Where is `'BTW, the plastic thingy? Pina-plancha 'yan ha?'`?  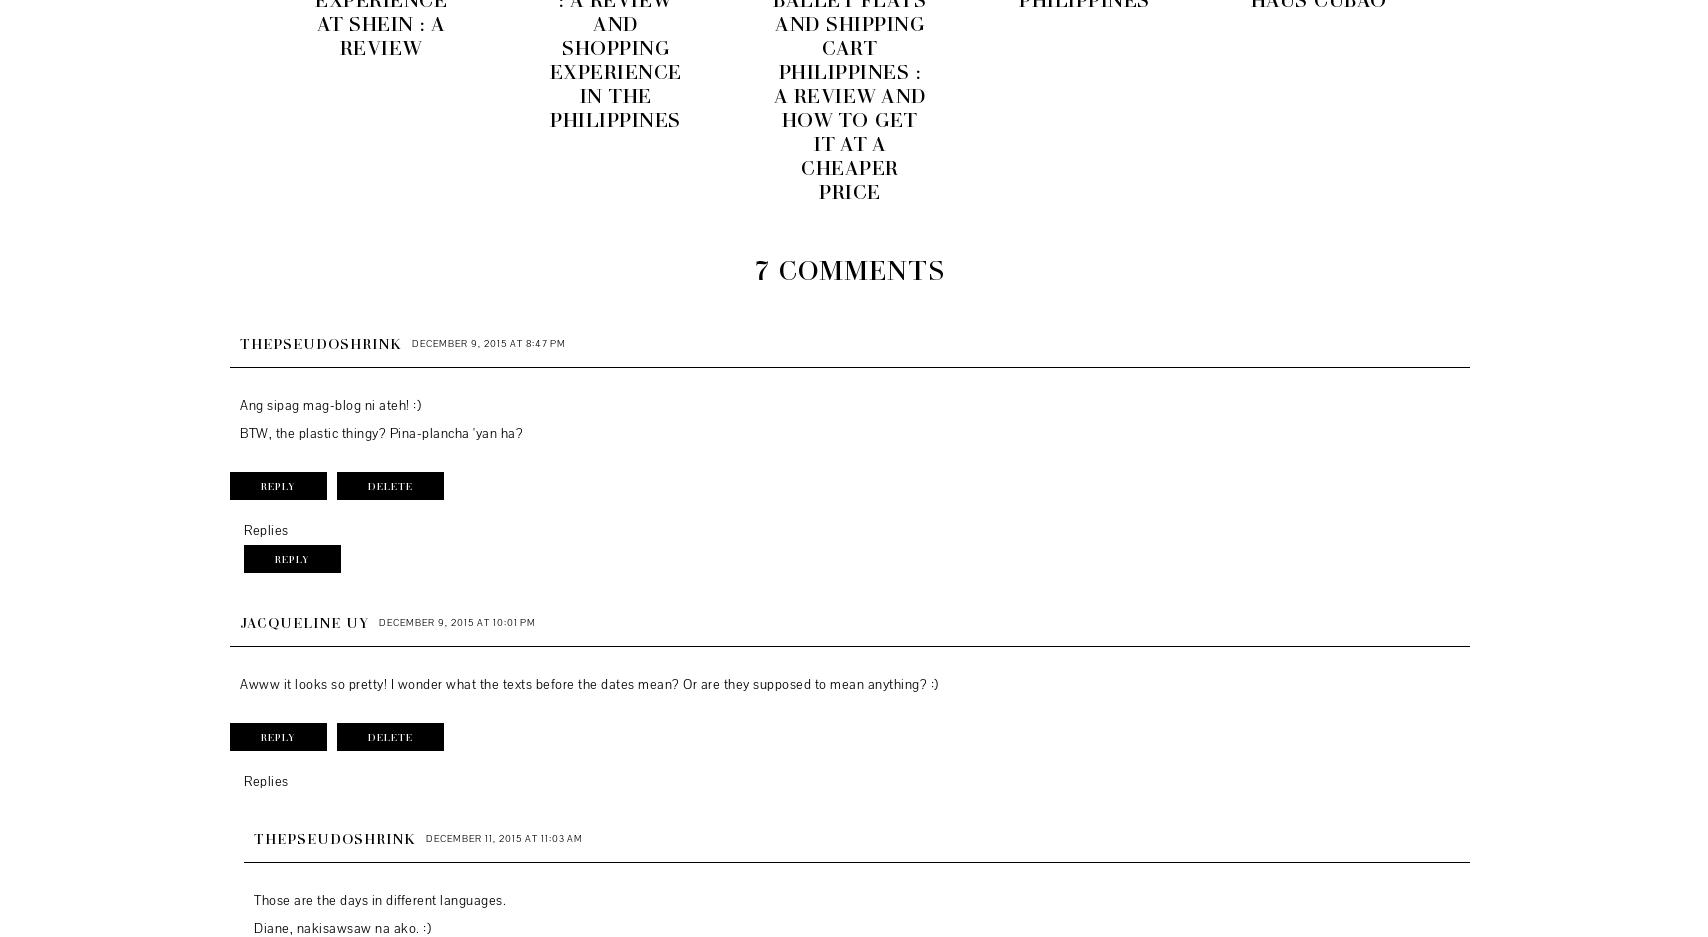 'BTW, the plastic thingy? Pina-plancha 'yan ha?' is located at coordinates (238, 432).